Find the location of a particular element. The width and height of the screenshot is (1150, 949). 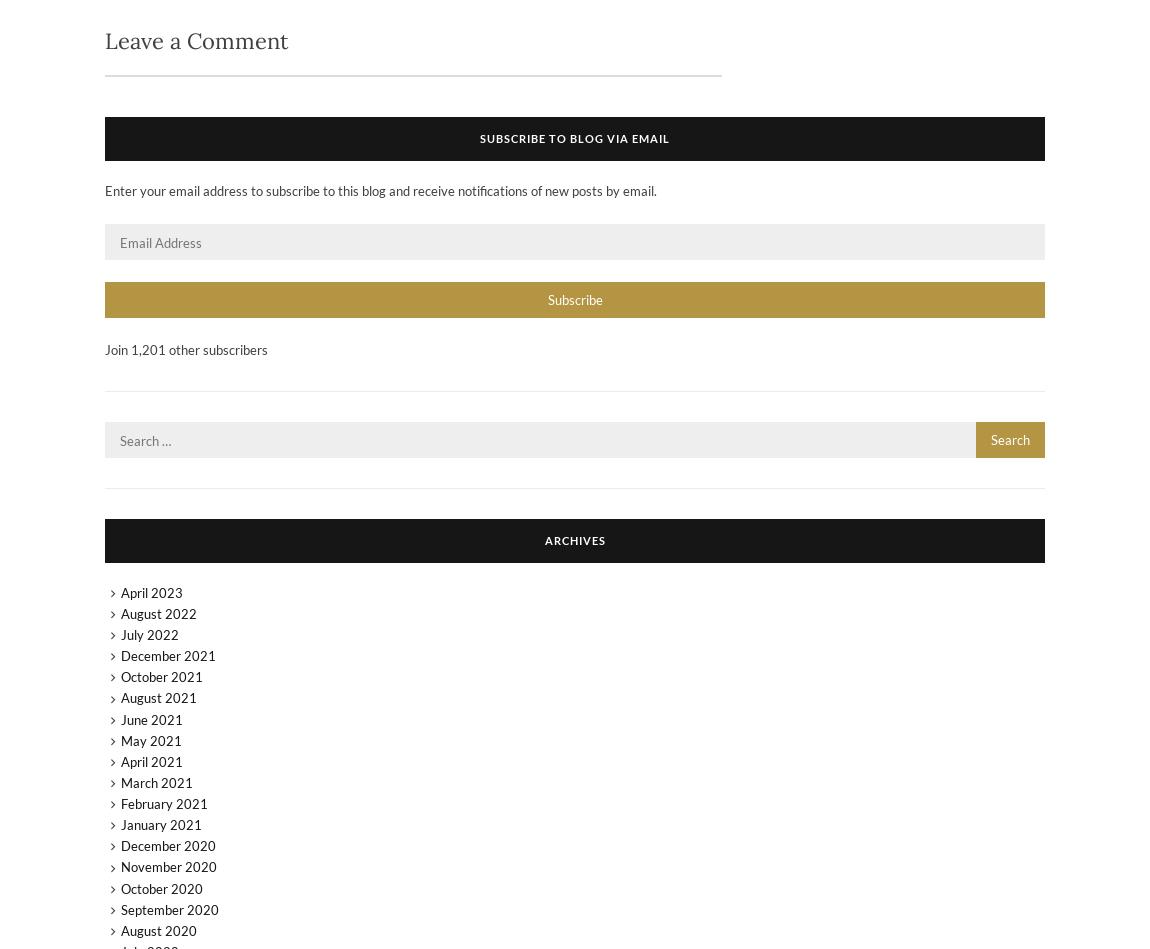

'March 2021' is located at coordinates (155, 781).